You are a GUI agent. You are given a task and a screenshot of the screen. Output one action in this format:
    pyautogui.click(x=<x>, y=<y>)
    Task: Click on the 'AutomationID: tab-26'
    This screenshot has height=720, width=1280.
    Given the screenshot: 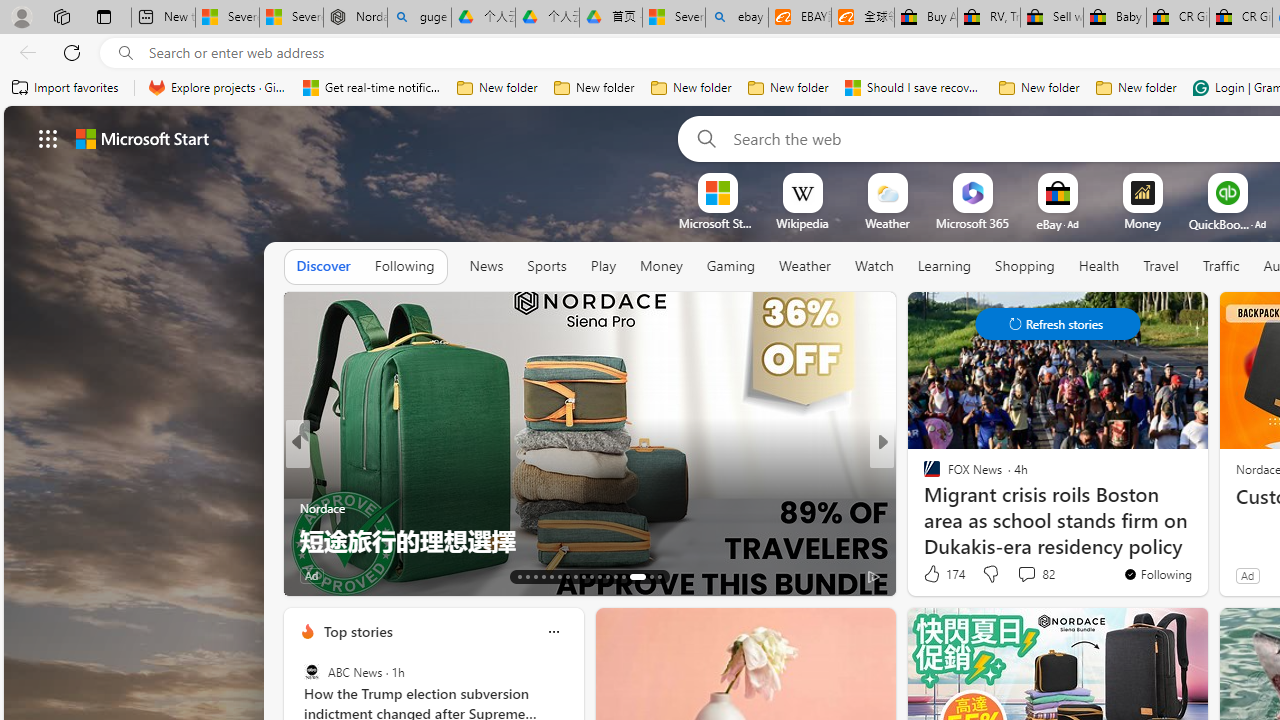 What is the action you would take?
    pyautogui.click(x=623, y=577)
    